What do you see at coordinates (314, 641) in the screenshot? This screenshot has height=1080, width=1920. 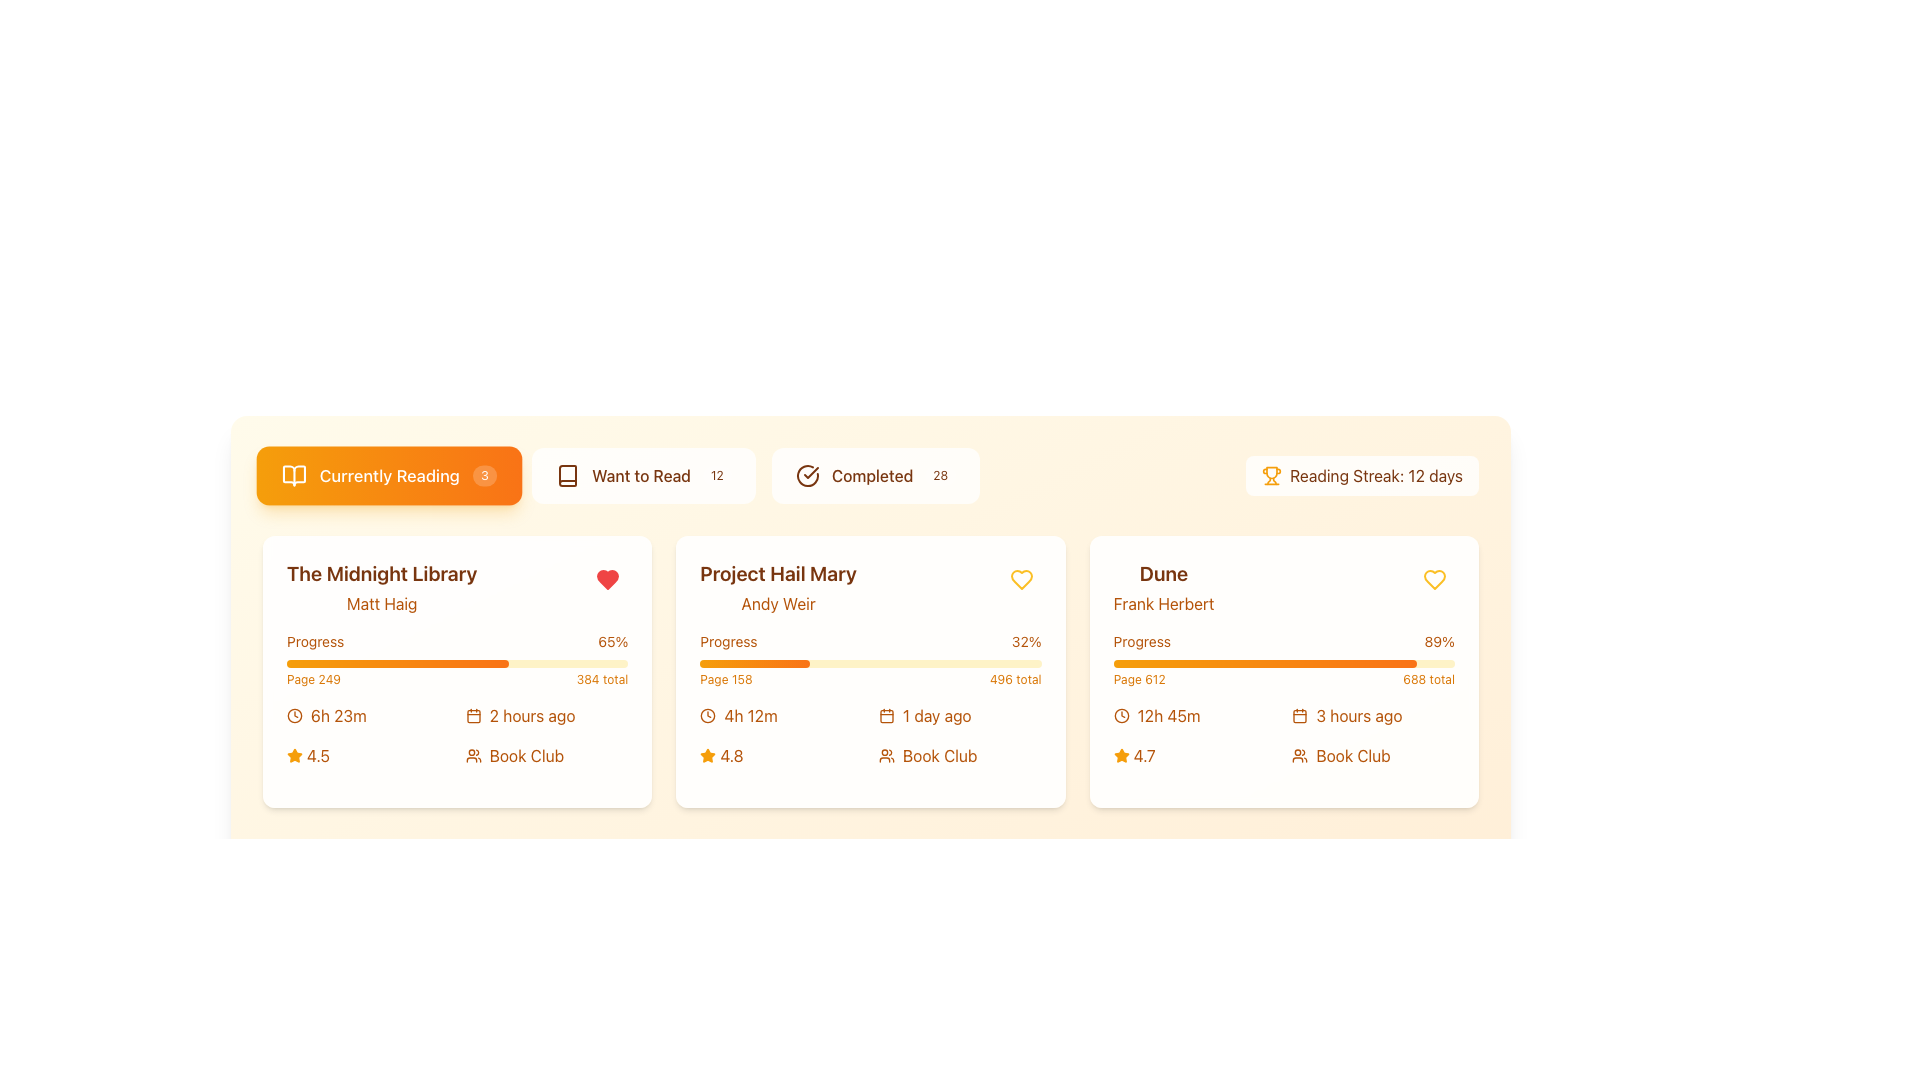 I see `the static text label indicating the reading completion percentage for 'The Midnight Library' located in the details panel` at bounding box center [314, 641].